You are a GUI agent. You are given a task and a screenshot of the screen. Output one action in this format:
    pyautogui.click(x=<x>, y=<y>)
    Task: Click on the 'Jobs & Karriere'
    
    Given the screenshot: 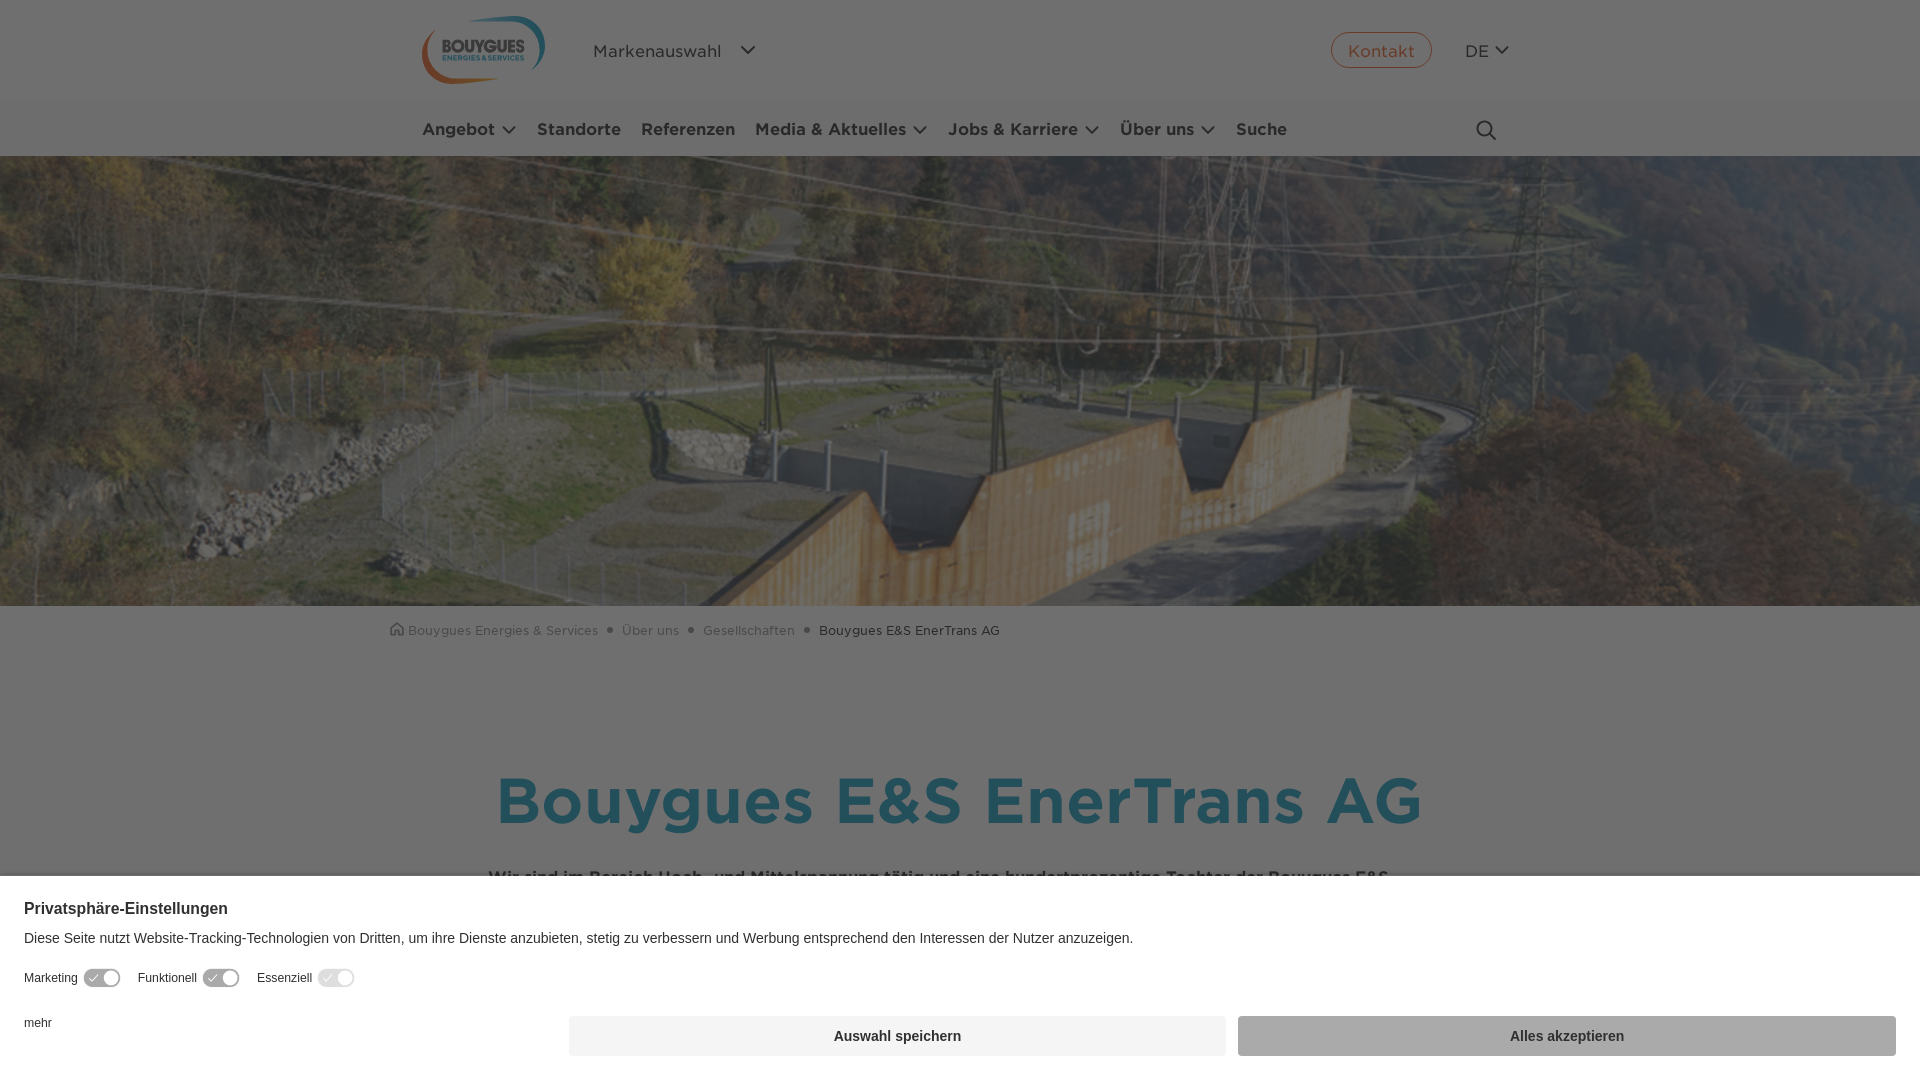 What is the action you would take?
    pyautogui.click(x=1023, y=127)
    